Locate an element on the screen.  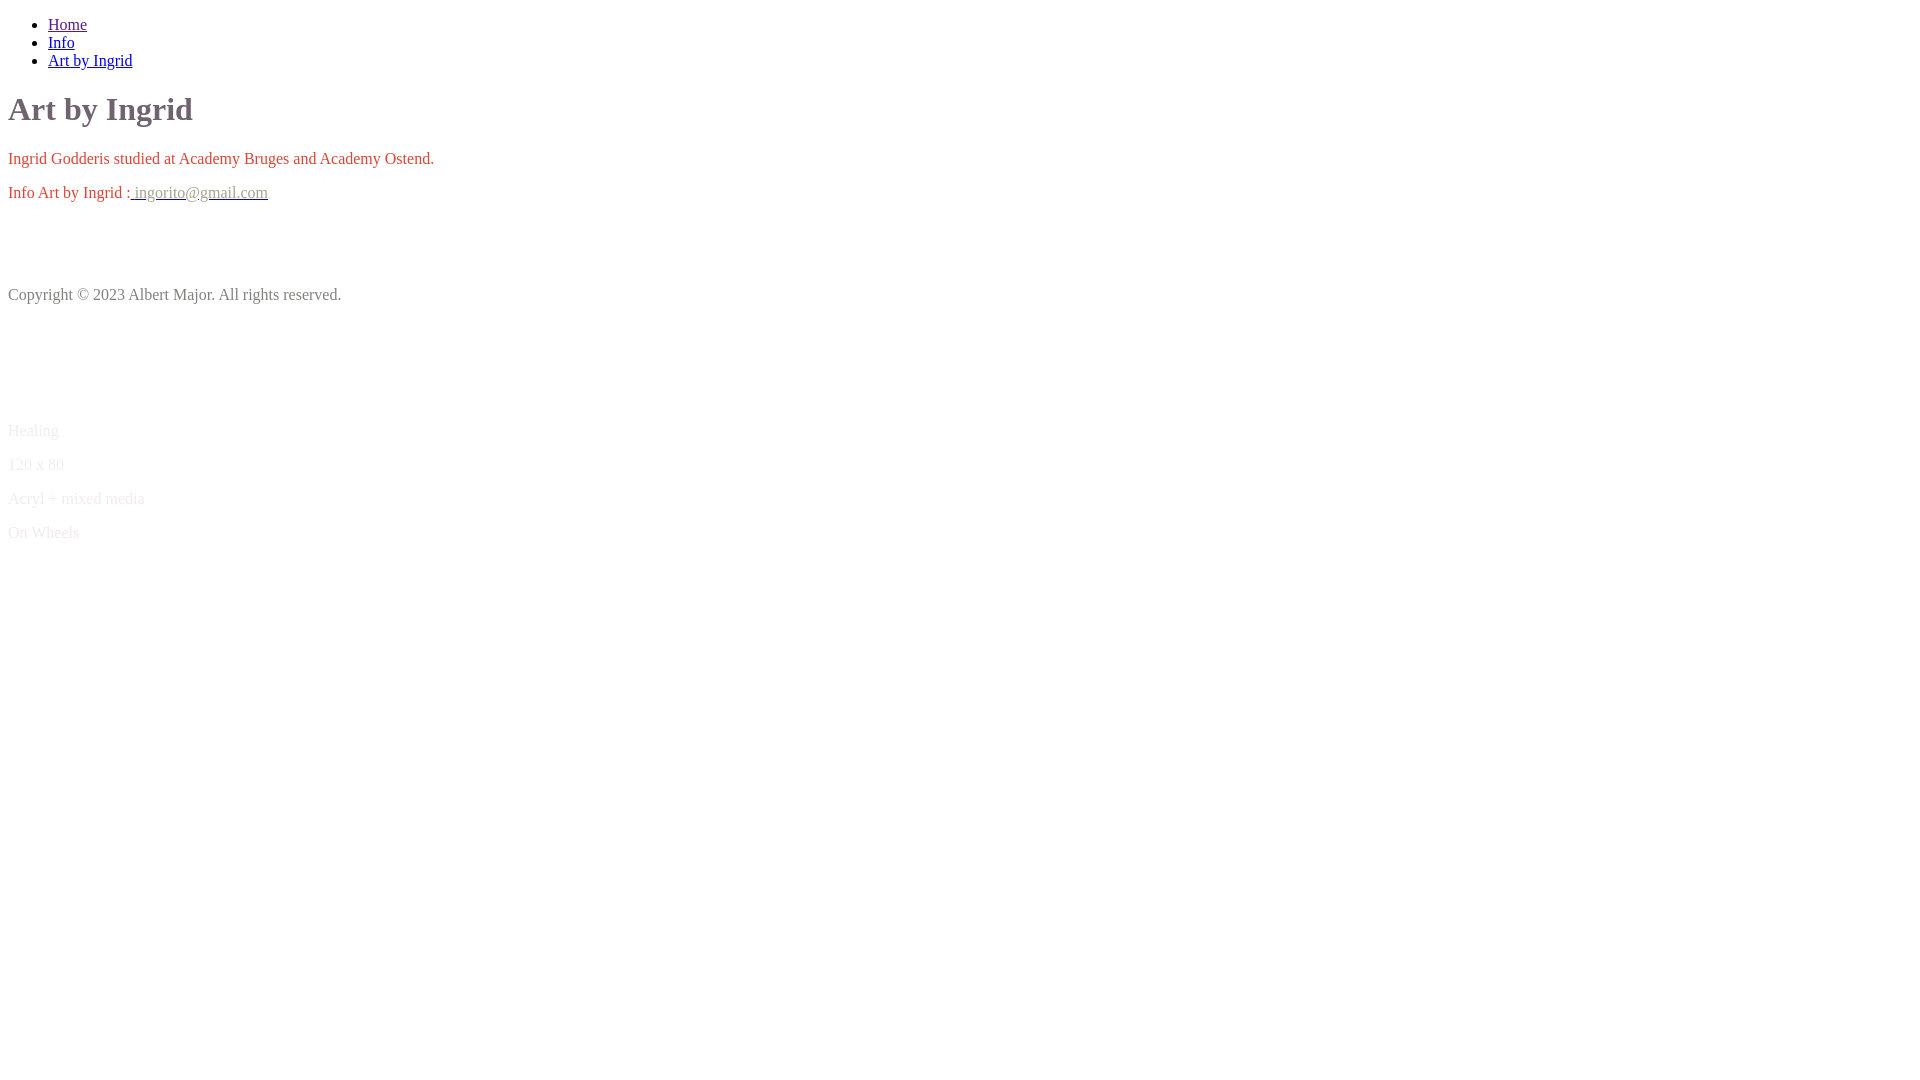
' ' is located at coordinates (132, 192).